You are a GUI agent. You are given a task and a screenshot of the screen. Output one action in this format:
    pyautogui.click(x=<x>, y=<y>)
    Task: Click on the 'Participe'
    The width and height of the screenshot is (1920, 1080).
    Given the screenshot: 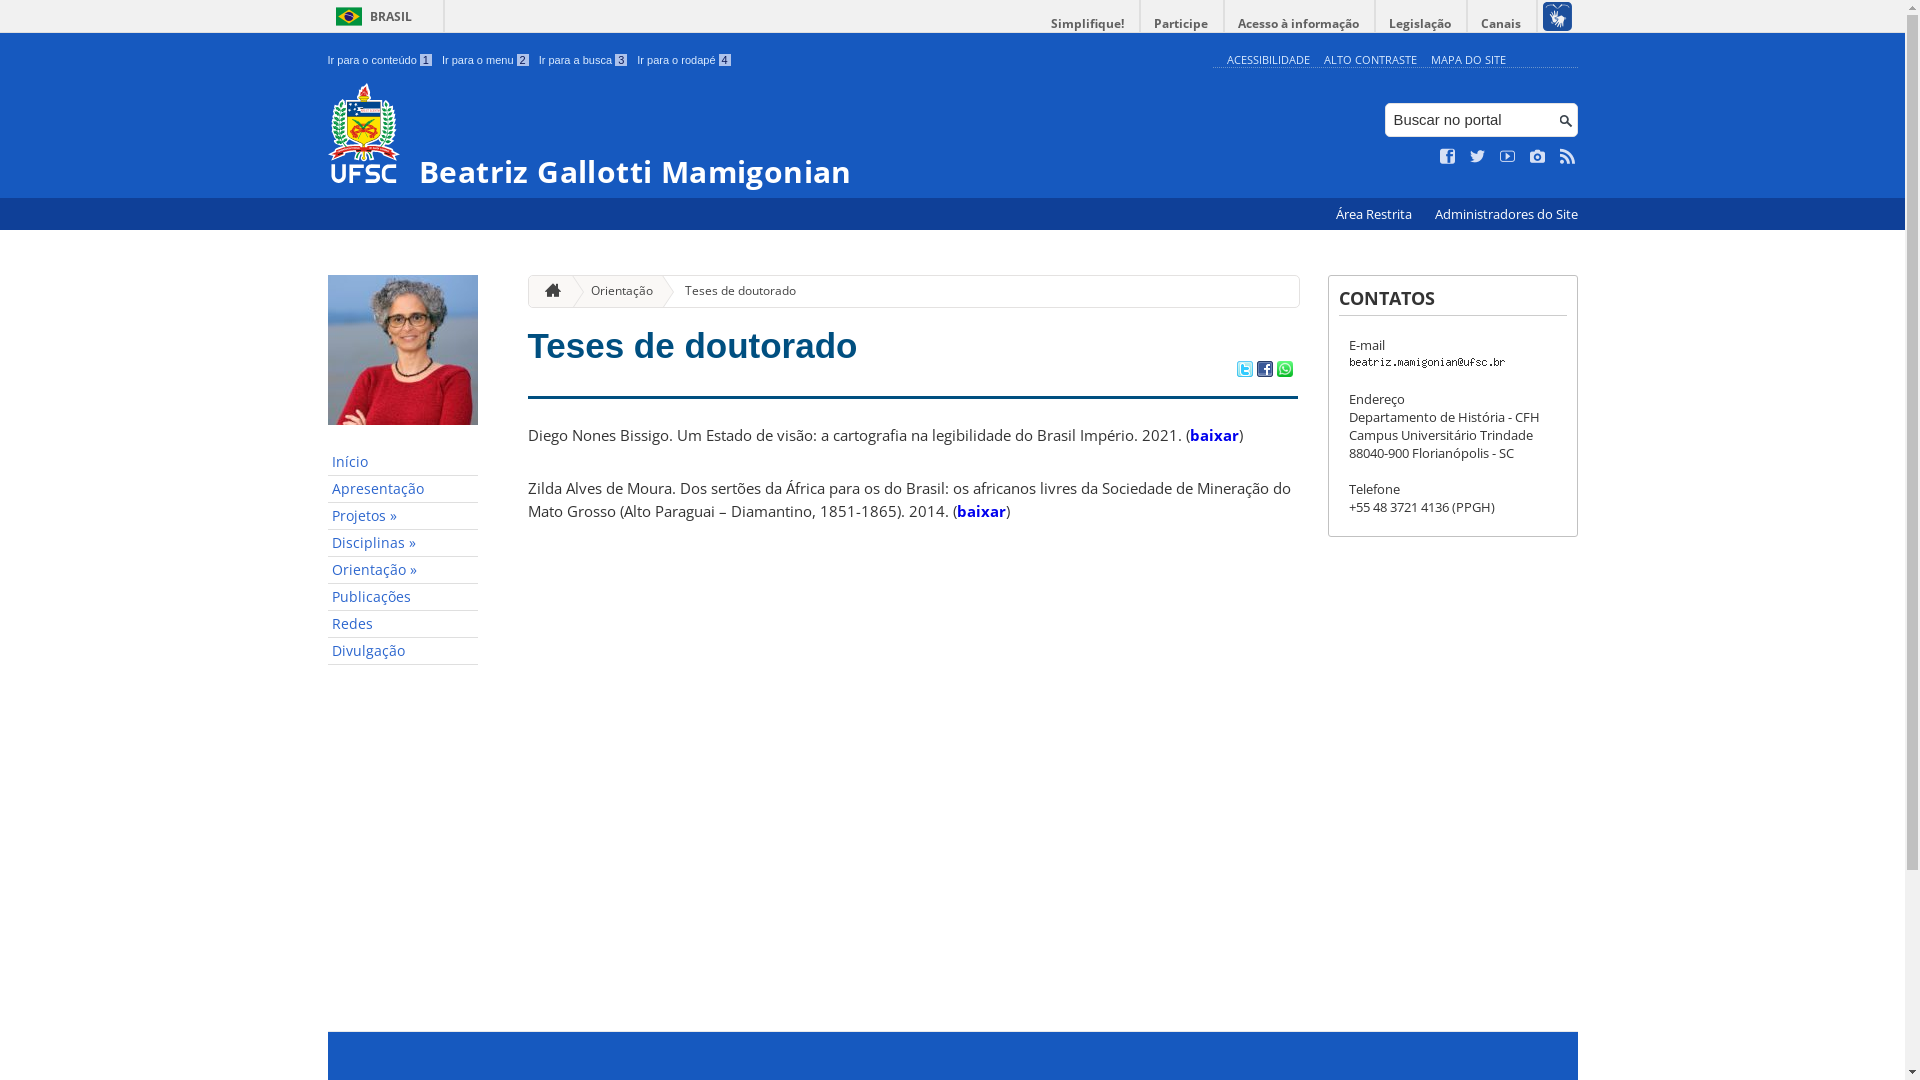 What is the action you would take?
    pyautogui.click(x=1180, y=23)
    